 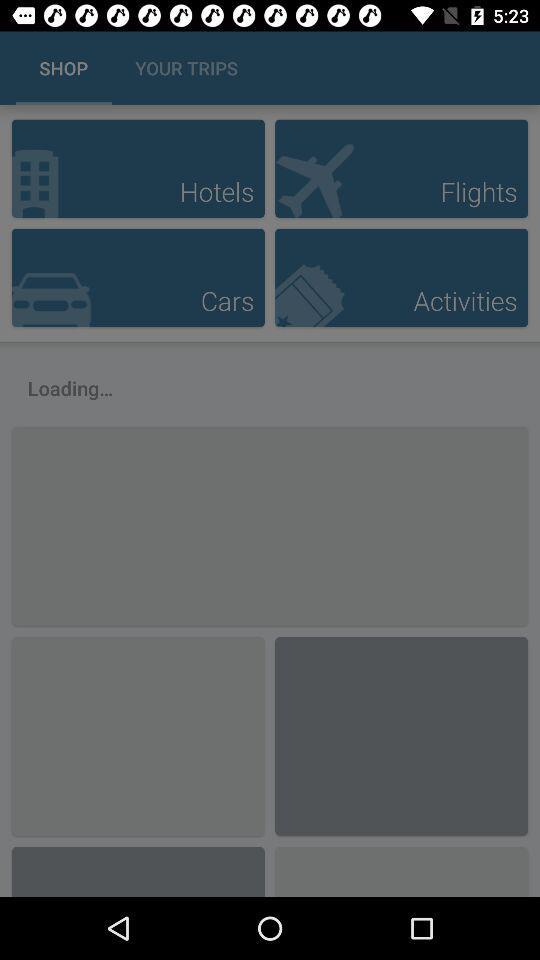 What do you see at coordinates (401, 167) in the screenshot?
I see `choose flight option` at bounding box center [401, 167].